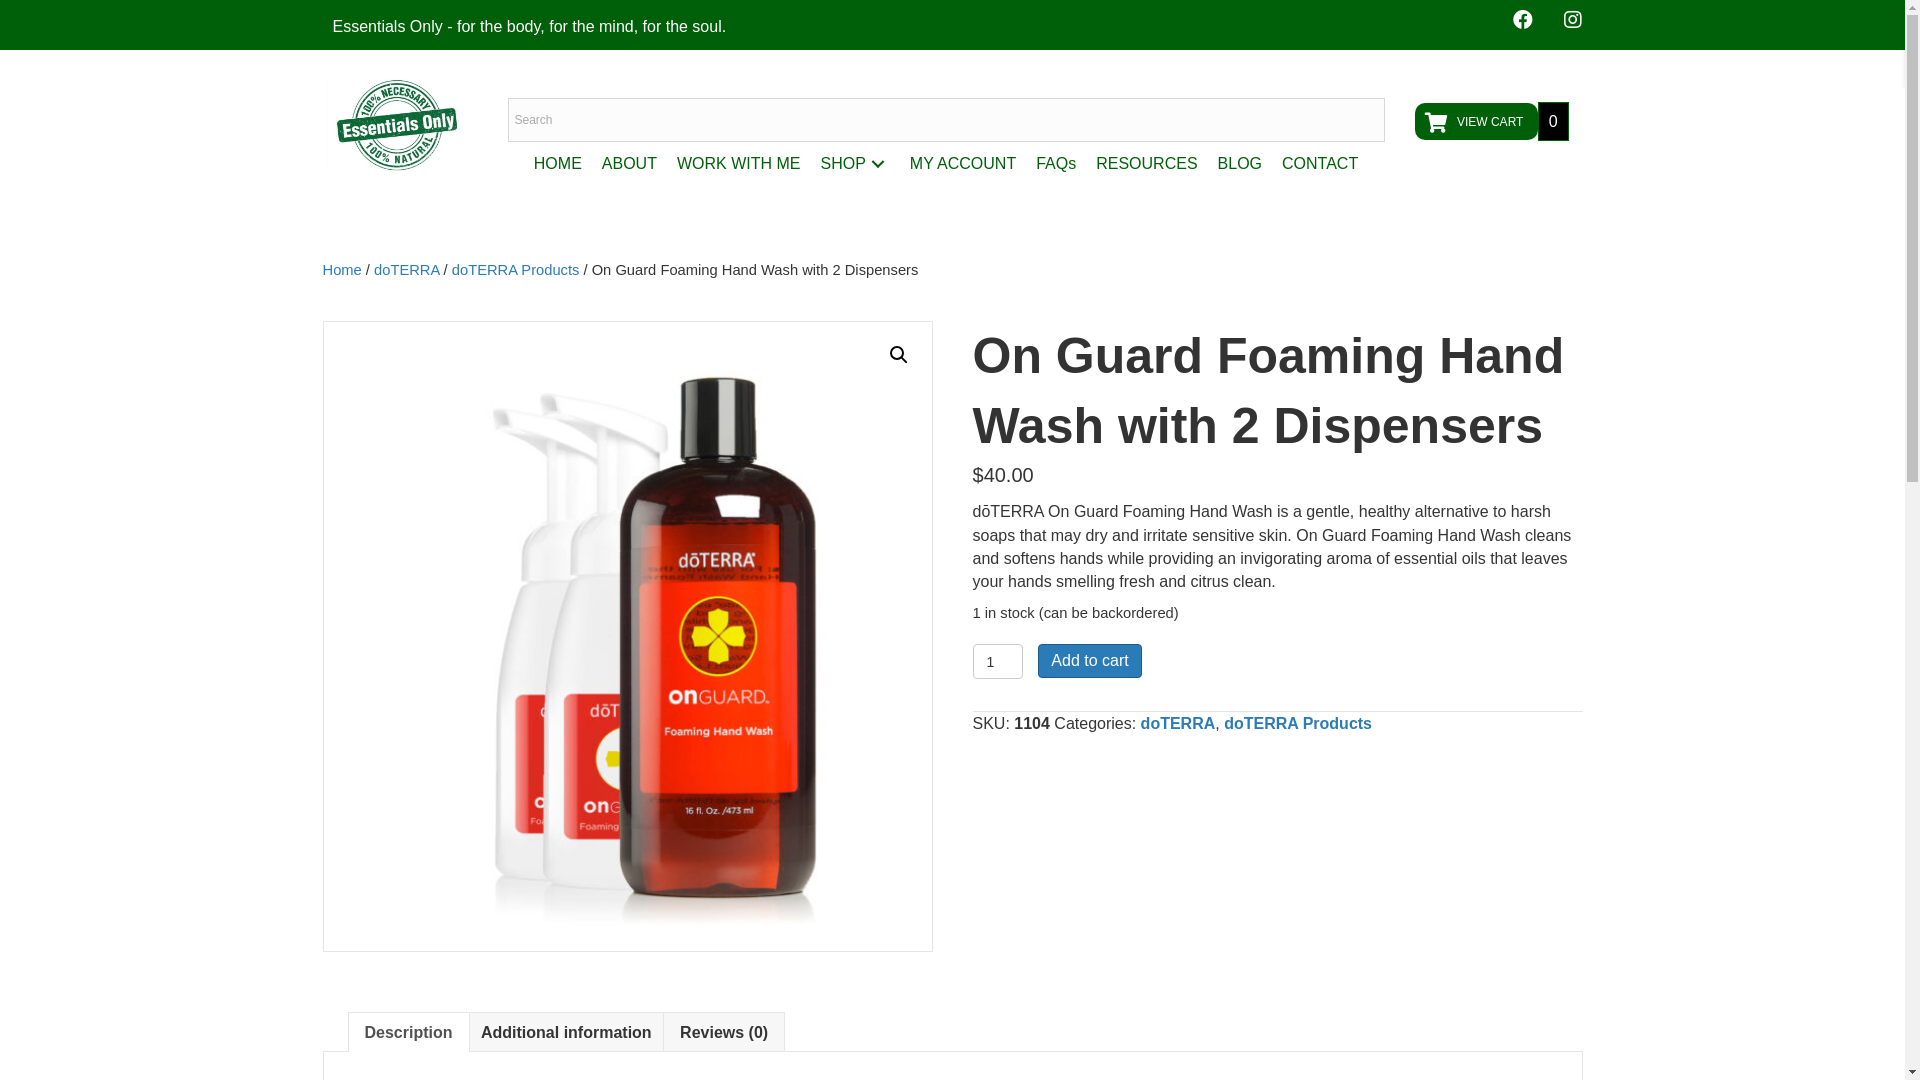  I want to click on 'Facebook', so click(1520, 19).